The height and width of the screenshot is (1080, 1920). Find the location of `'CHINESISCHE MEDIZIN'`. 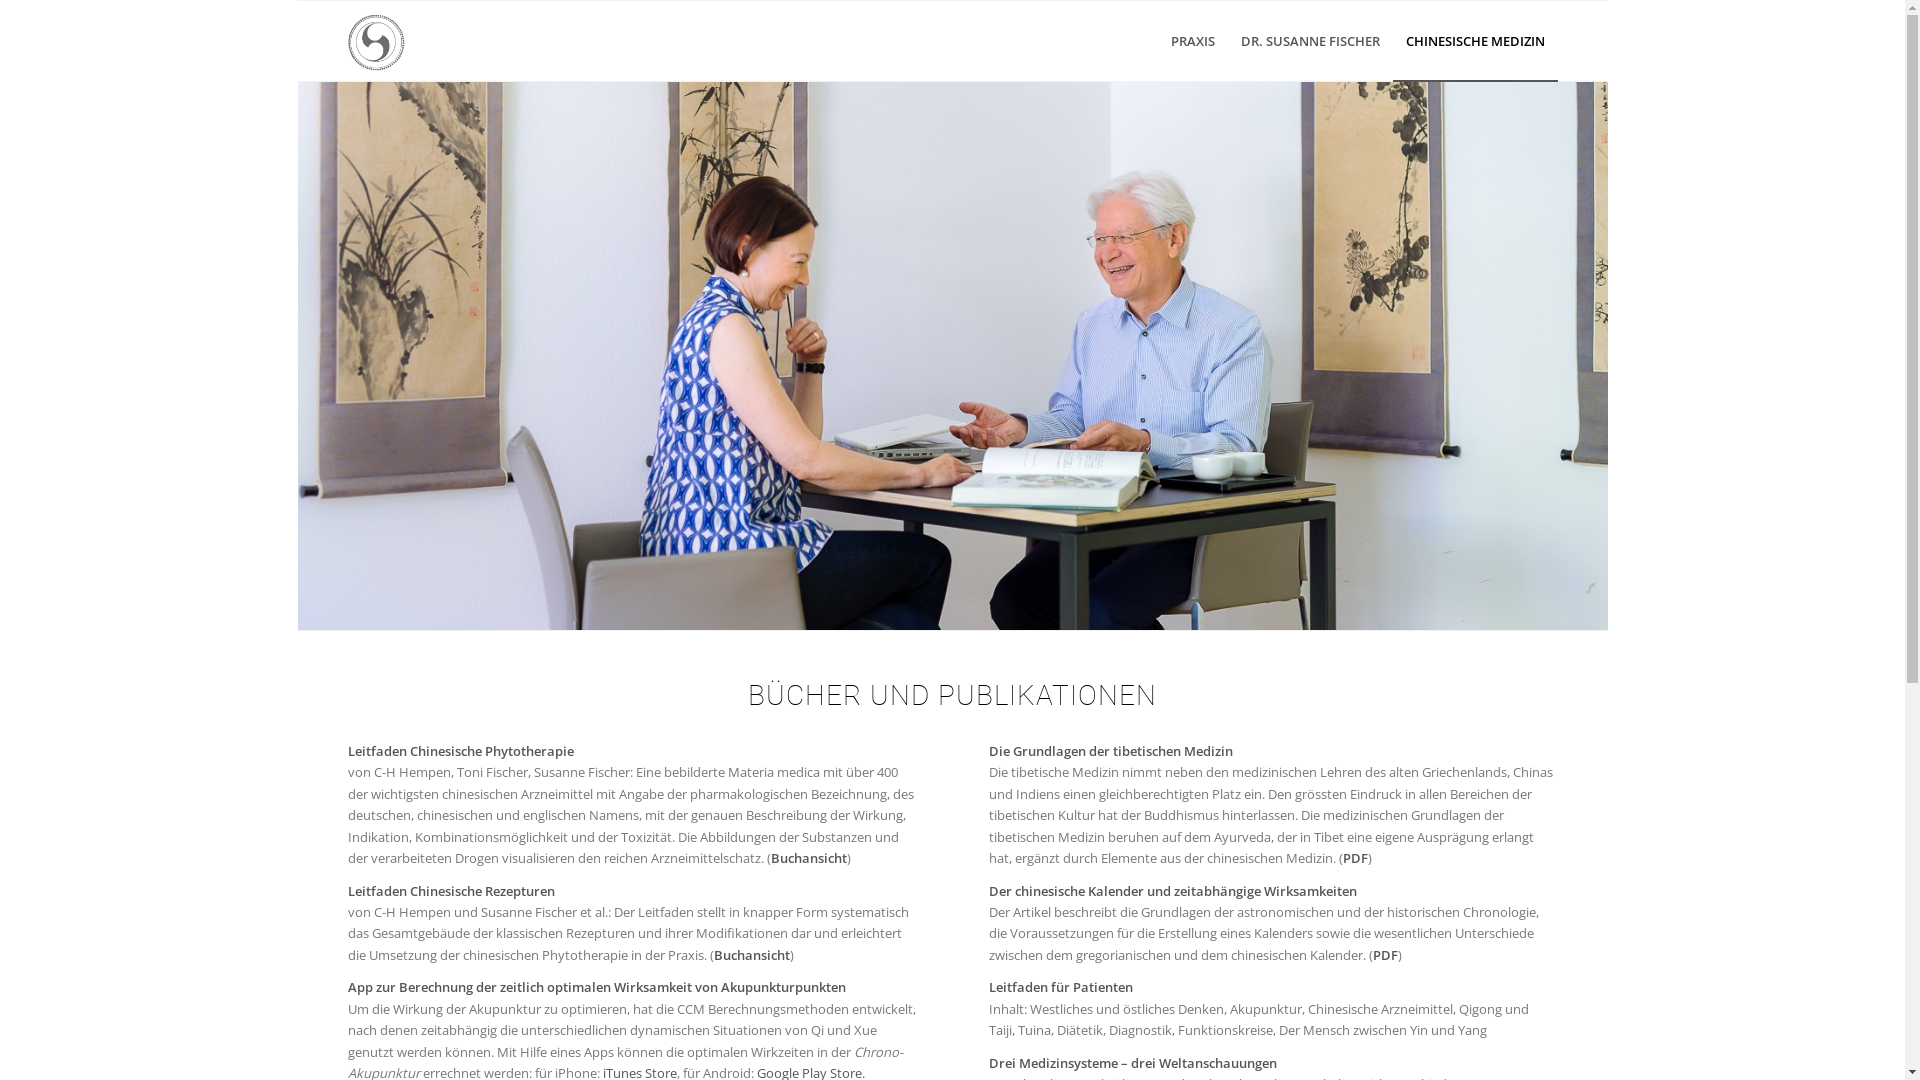

'CHINESISCHE MEDIZIN' is located at coordinates (1474, 41).